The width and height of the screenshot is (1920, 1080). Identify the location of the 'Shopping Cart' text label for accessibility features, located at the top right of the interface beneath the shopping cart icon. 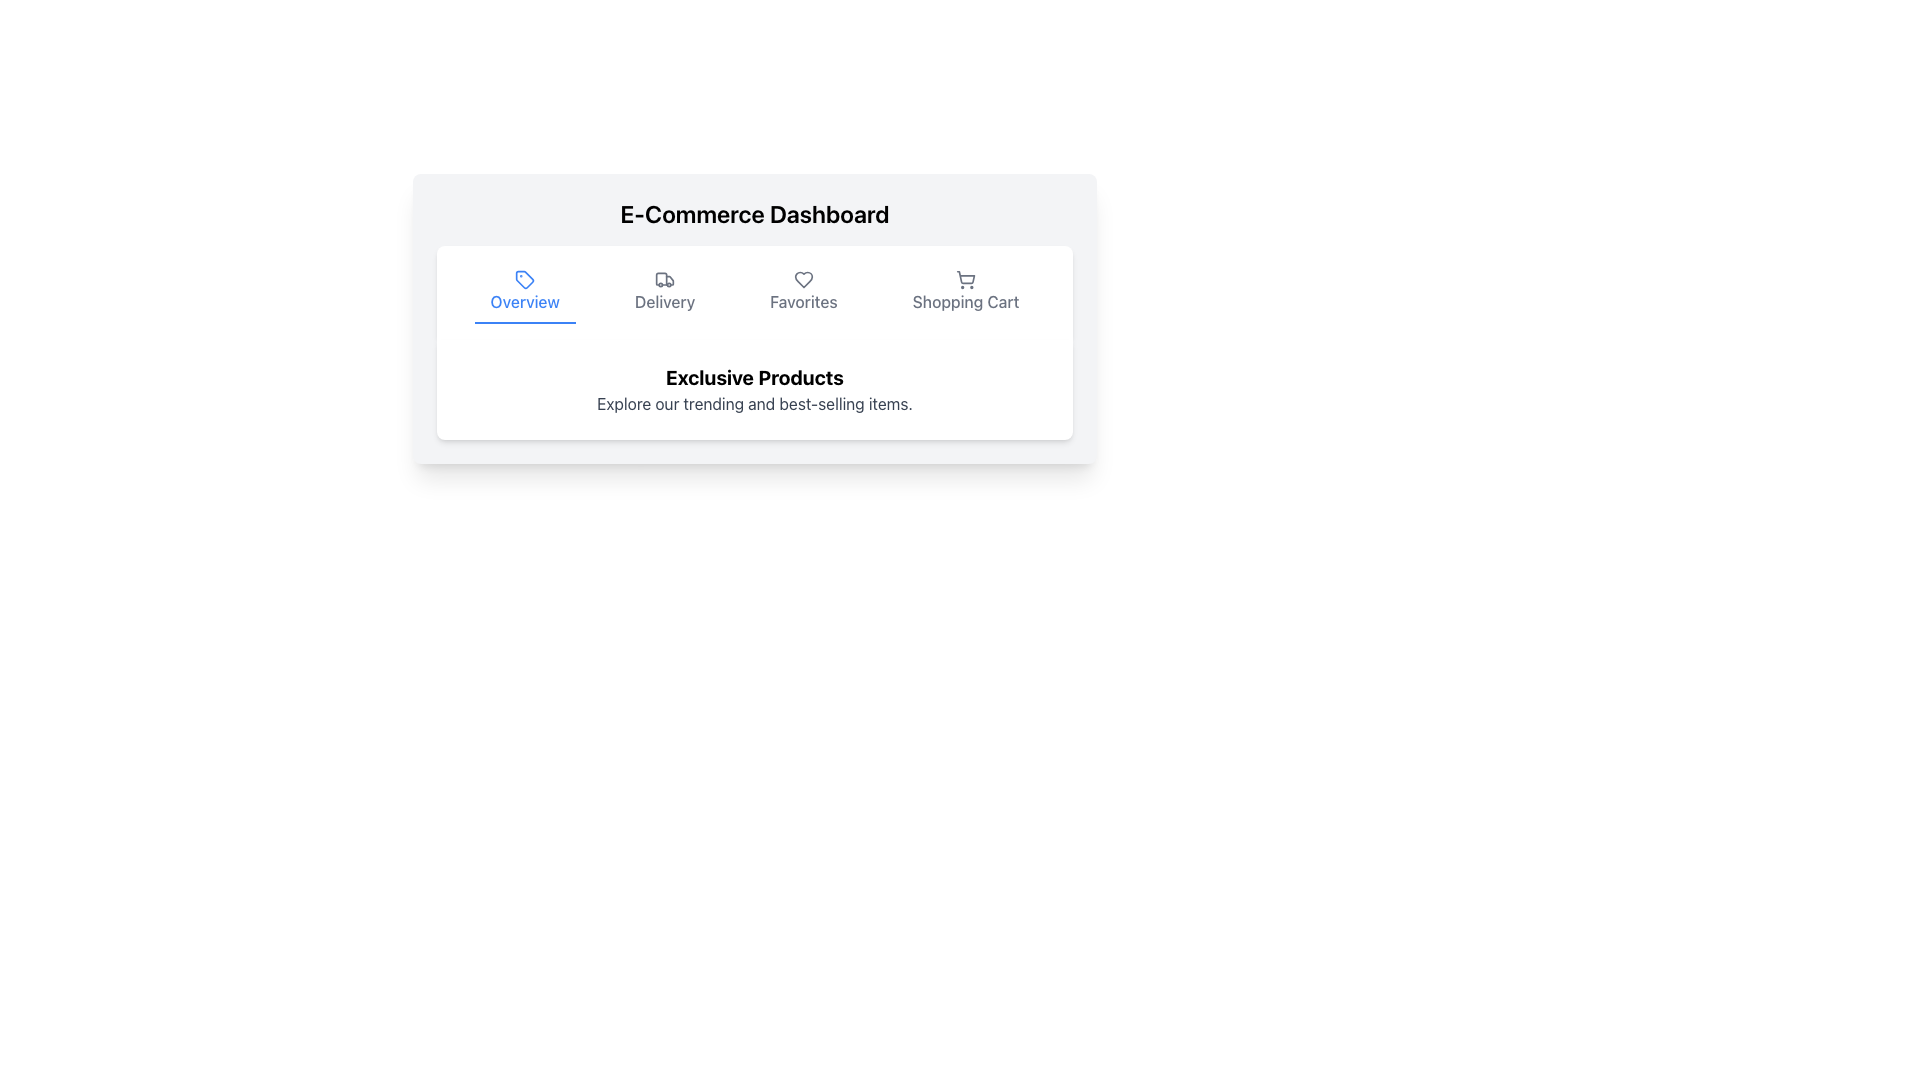
(966, 301).